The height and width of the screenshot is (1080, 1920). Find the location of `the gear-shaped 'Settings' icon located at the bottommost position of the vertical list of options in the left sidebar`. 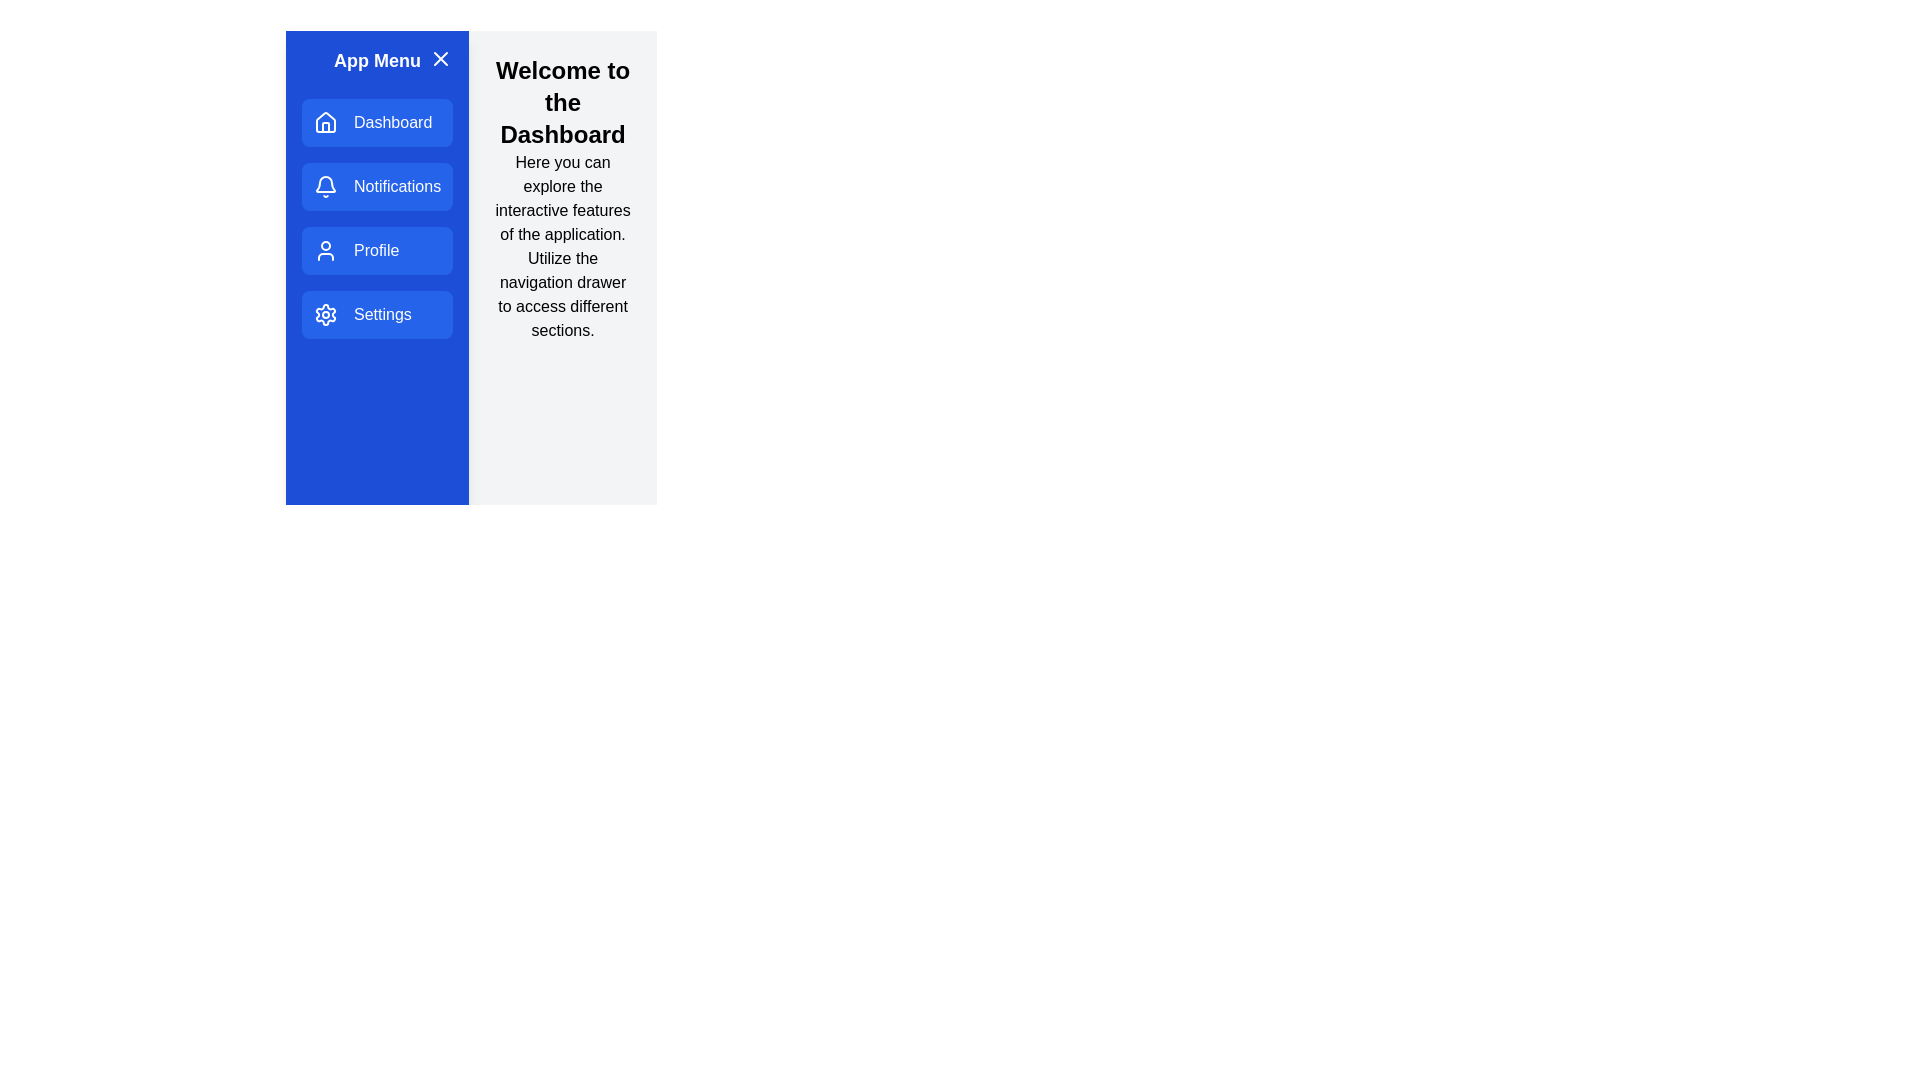

the gear-shaped 'Settings' icon located at the bottommost position of the vertical list of options in the left sidebar is located at coordinates (326, 315).